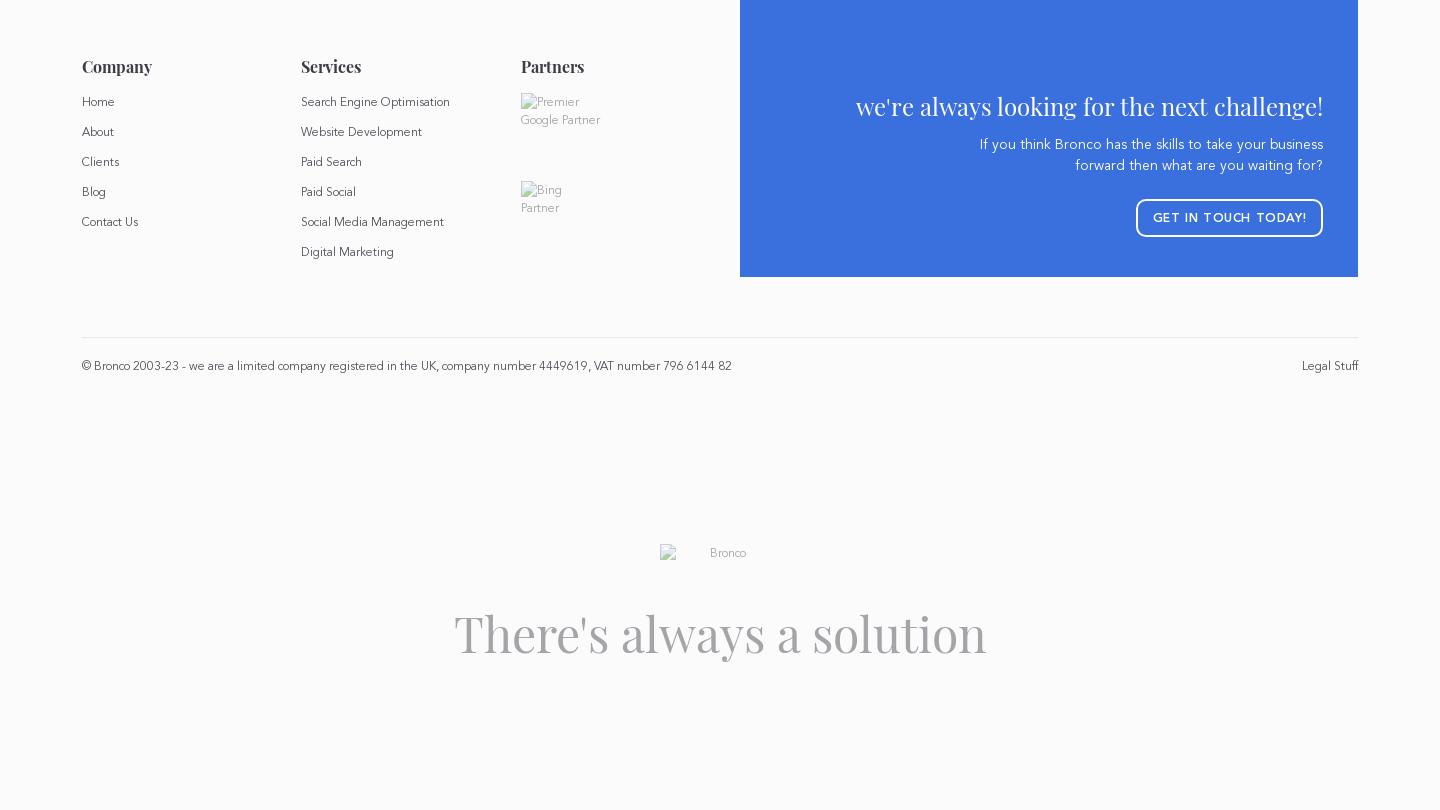 The width and height of the screenshot is (1440, 810). I want to click on '© Bronco 2003-23 - we are a limited company registered in the UK, company number 4449619, VAT number 796 6144 82', so click(404, 365).